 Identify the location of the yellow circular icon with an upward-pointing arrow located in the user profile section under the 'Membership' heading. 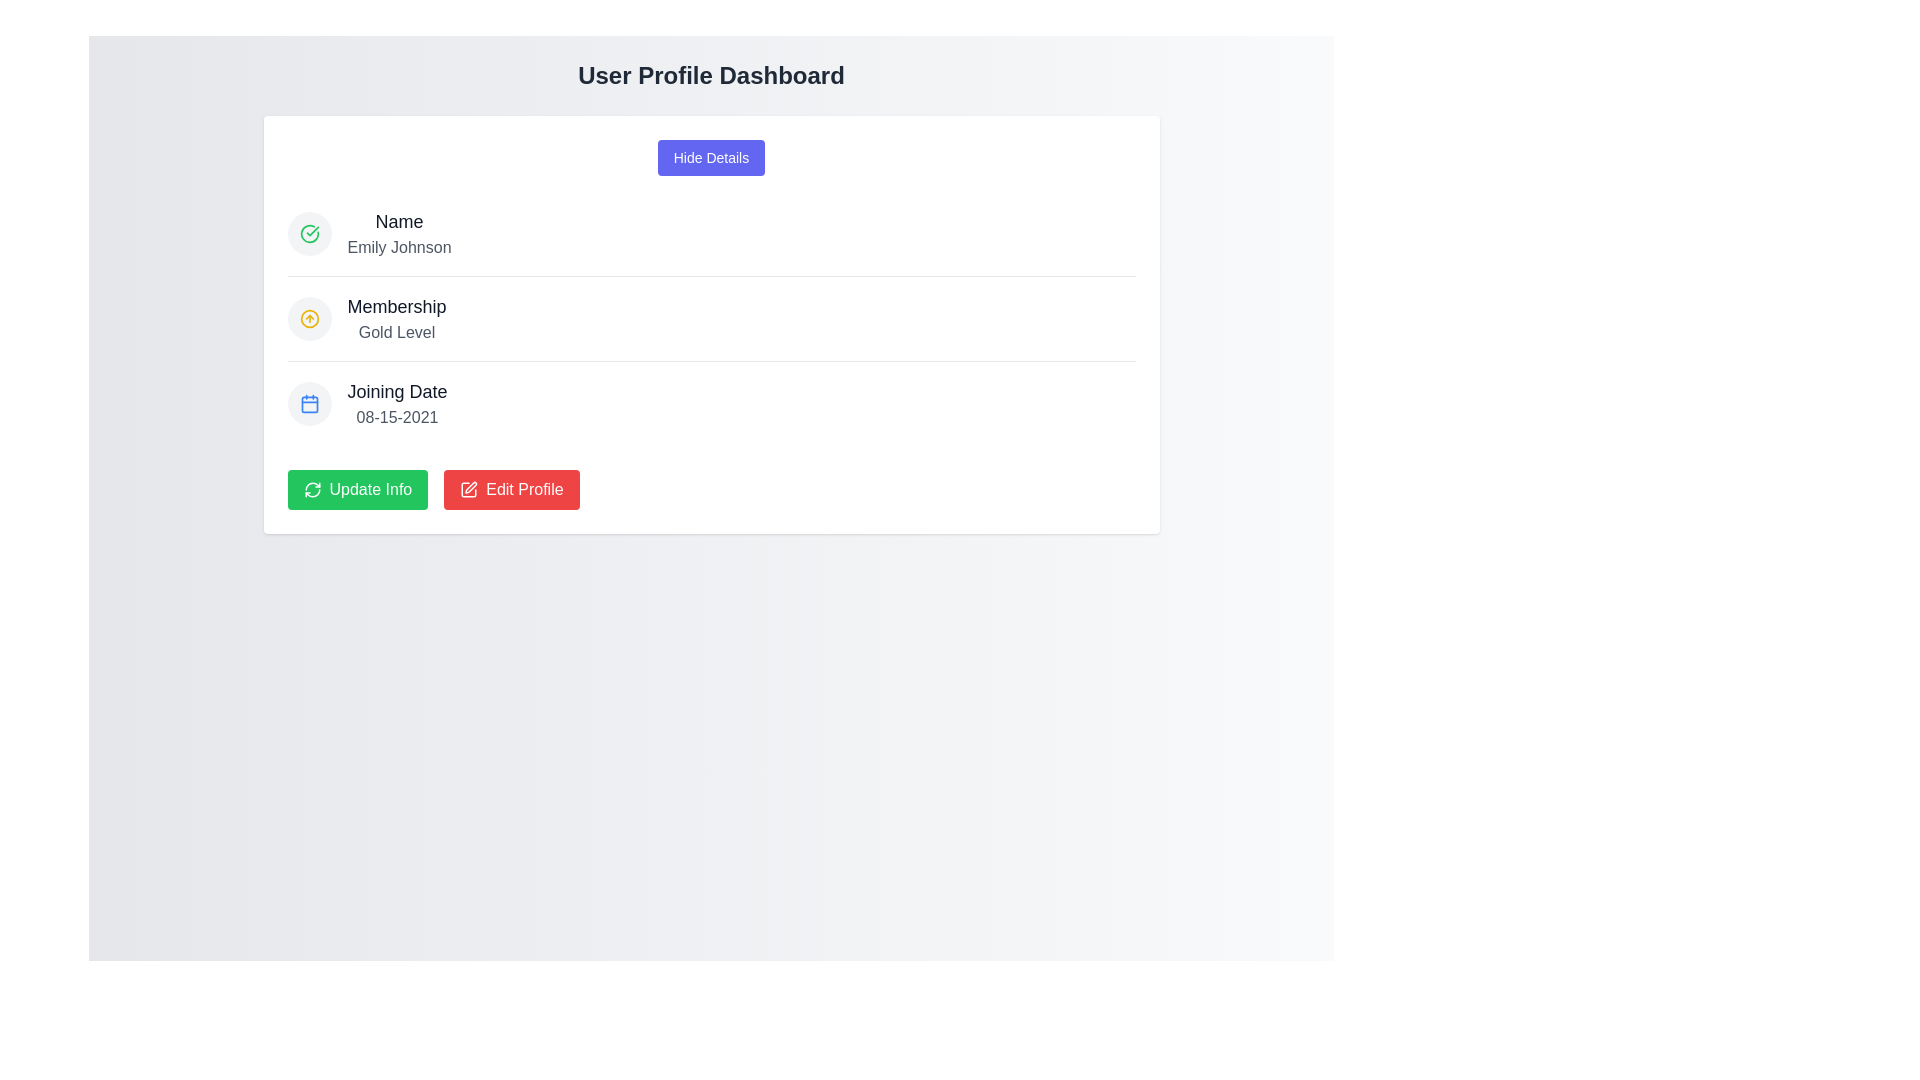
(308, 318).